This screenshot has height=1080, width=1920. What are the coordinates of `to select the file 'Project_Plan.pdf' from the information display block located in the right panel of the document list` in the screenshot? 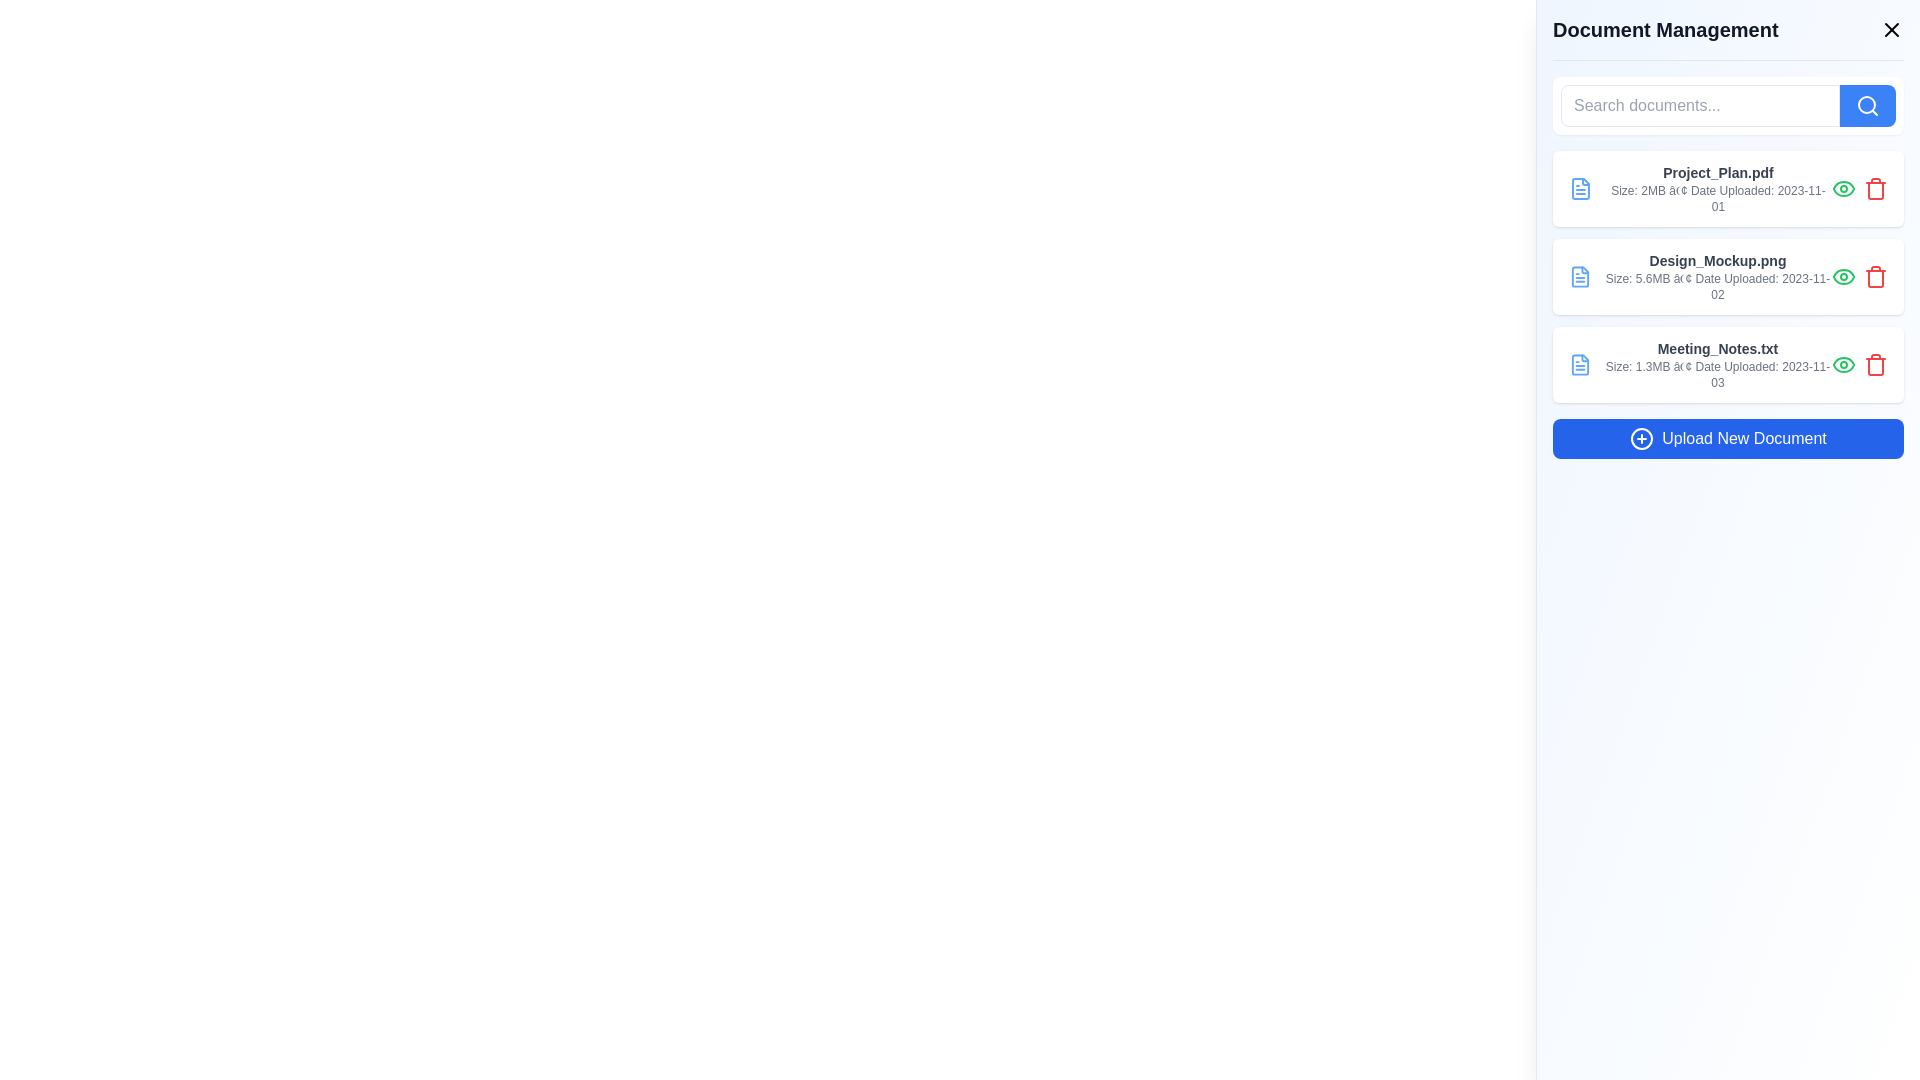 It's located at (1717, 189).